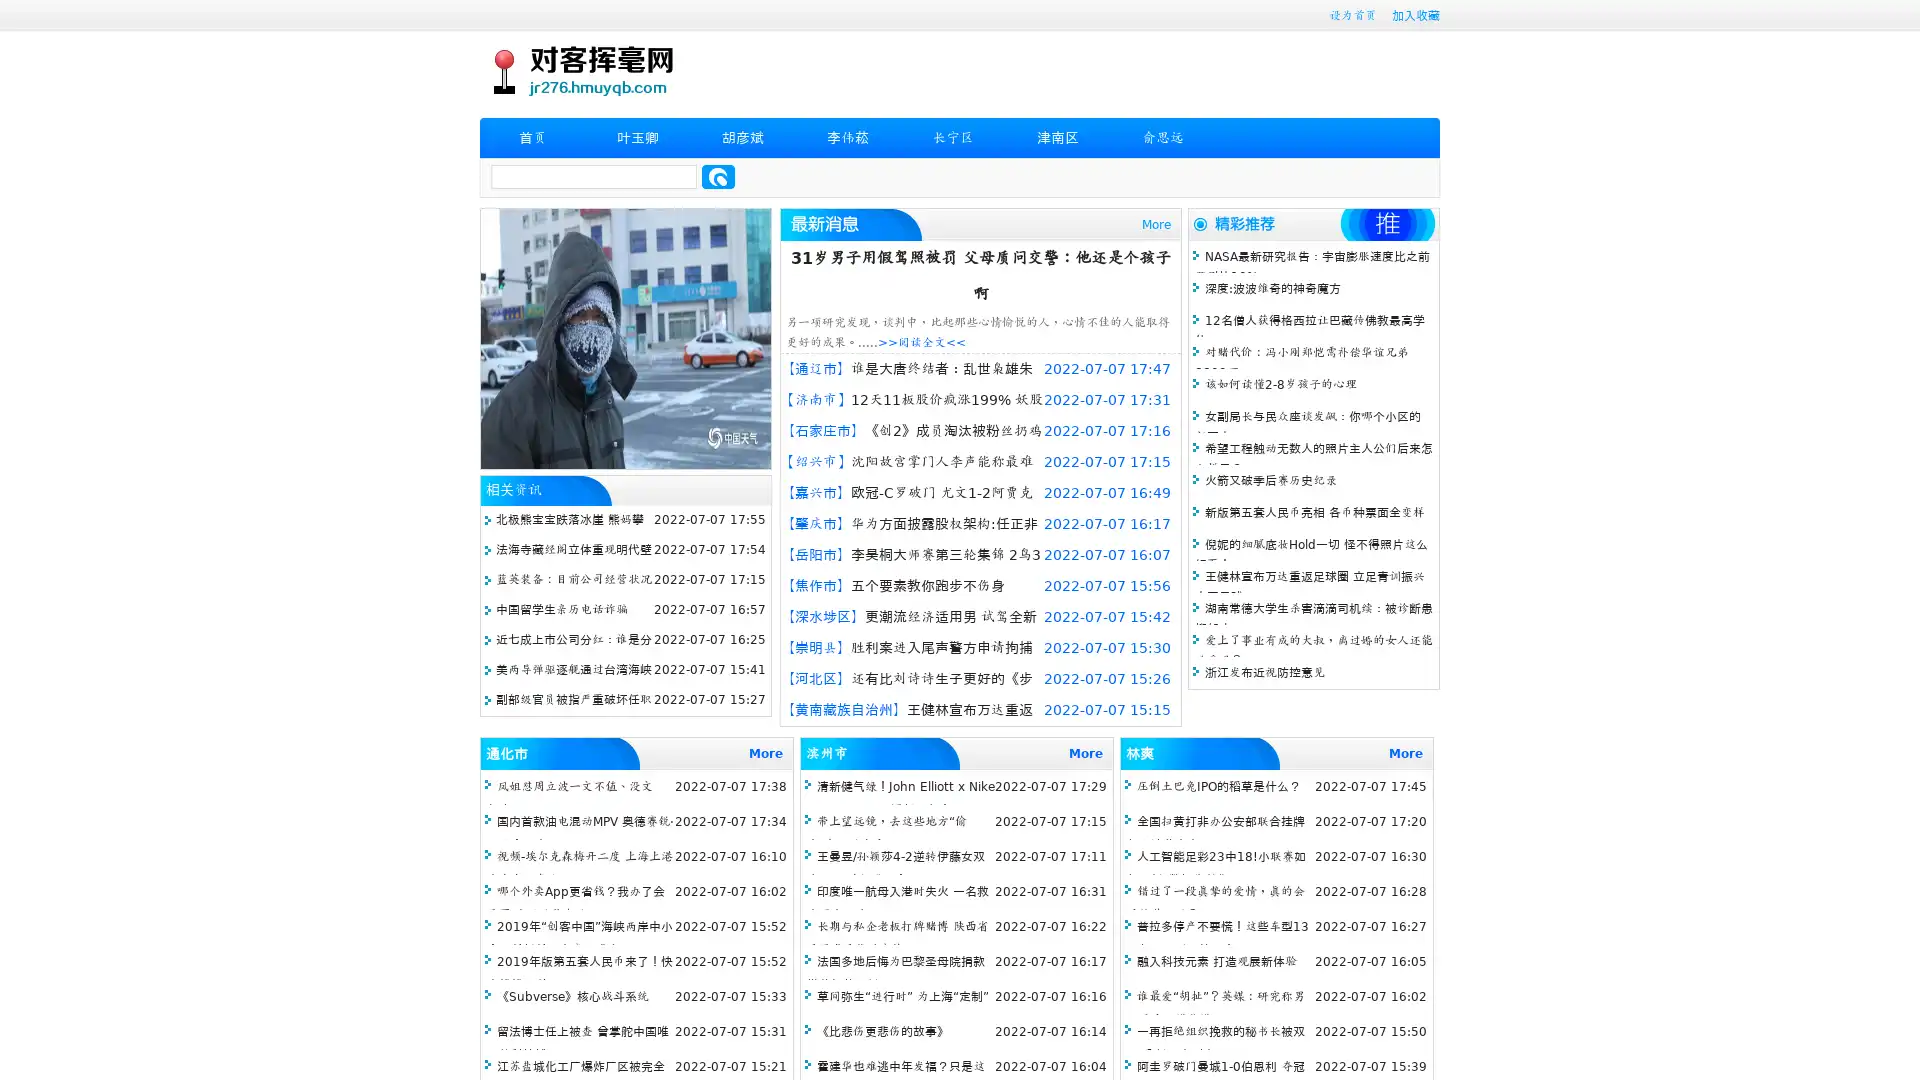 This screenshot has height=1080, width=1920. Describe the element at coordinates (718, 176) in the screenshot. I see `Search` at that location.